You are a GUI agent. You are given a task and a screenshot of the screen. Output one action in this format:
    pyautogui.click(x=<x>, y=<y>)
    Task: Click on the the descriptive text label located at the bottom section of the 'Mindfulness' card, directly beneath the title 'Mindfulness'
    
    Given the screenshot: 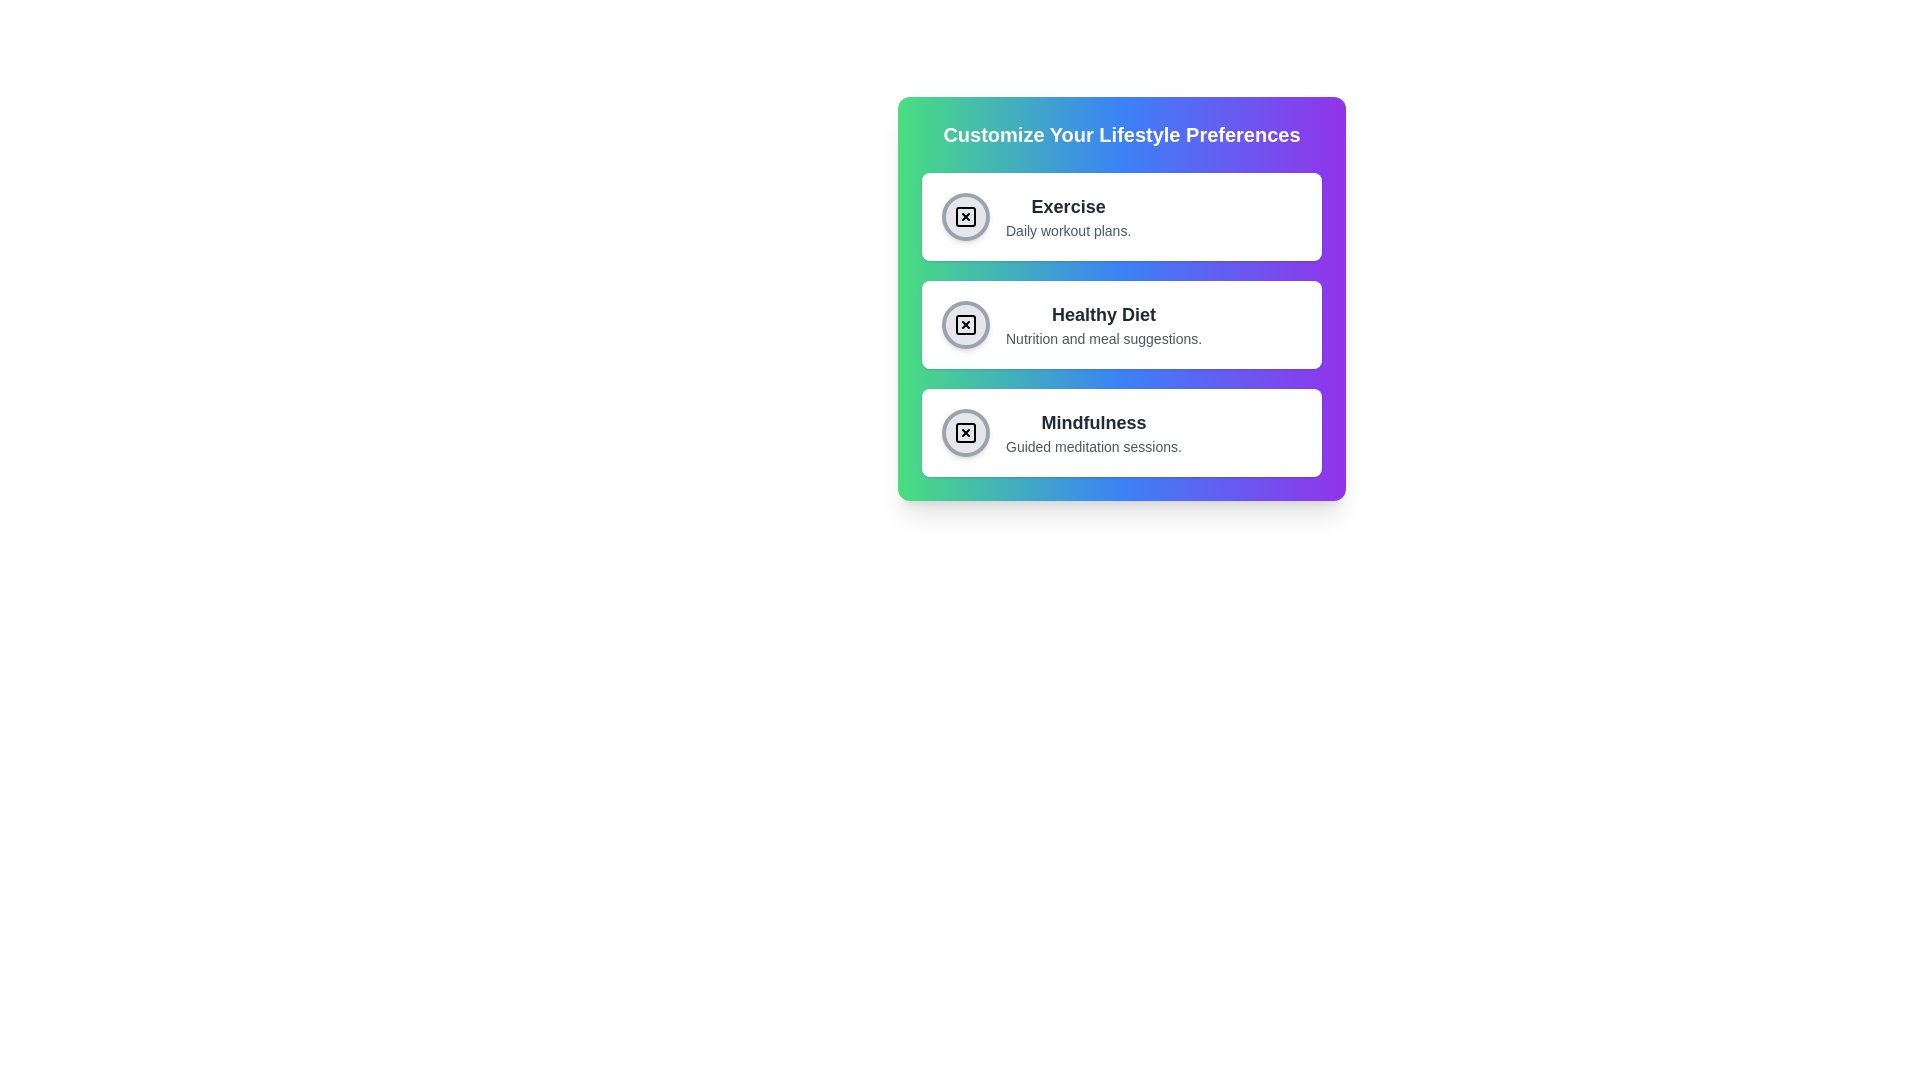 What is the action you would take?
    pyautogui.click(x=1093, y=446)
    